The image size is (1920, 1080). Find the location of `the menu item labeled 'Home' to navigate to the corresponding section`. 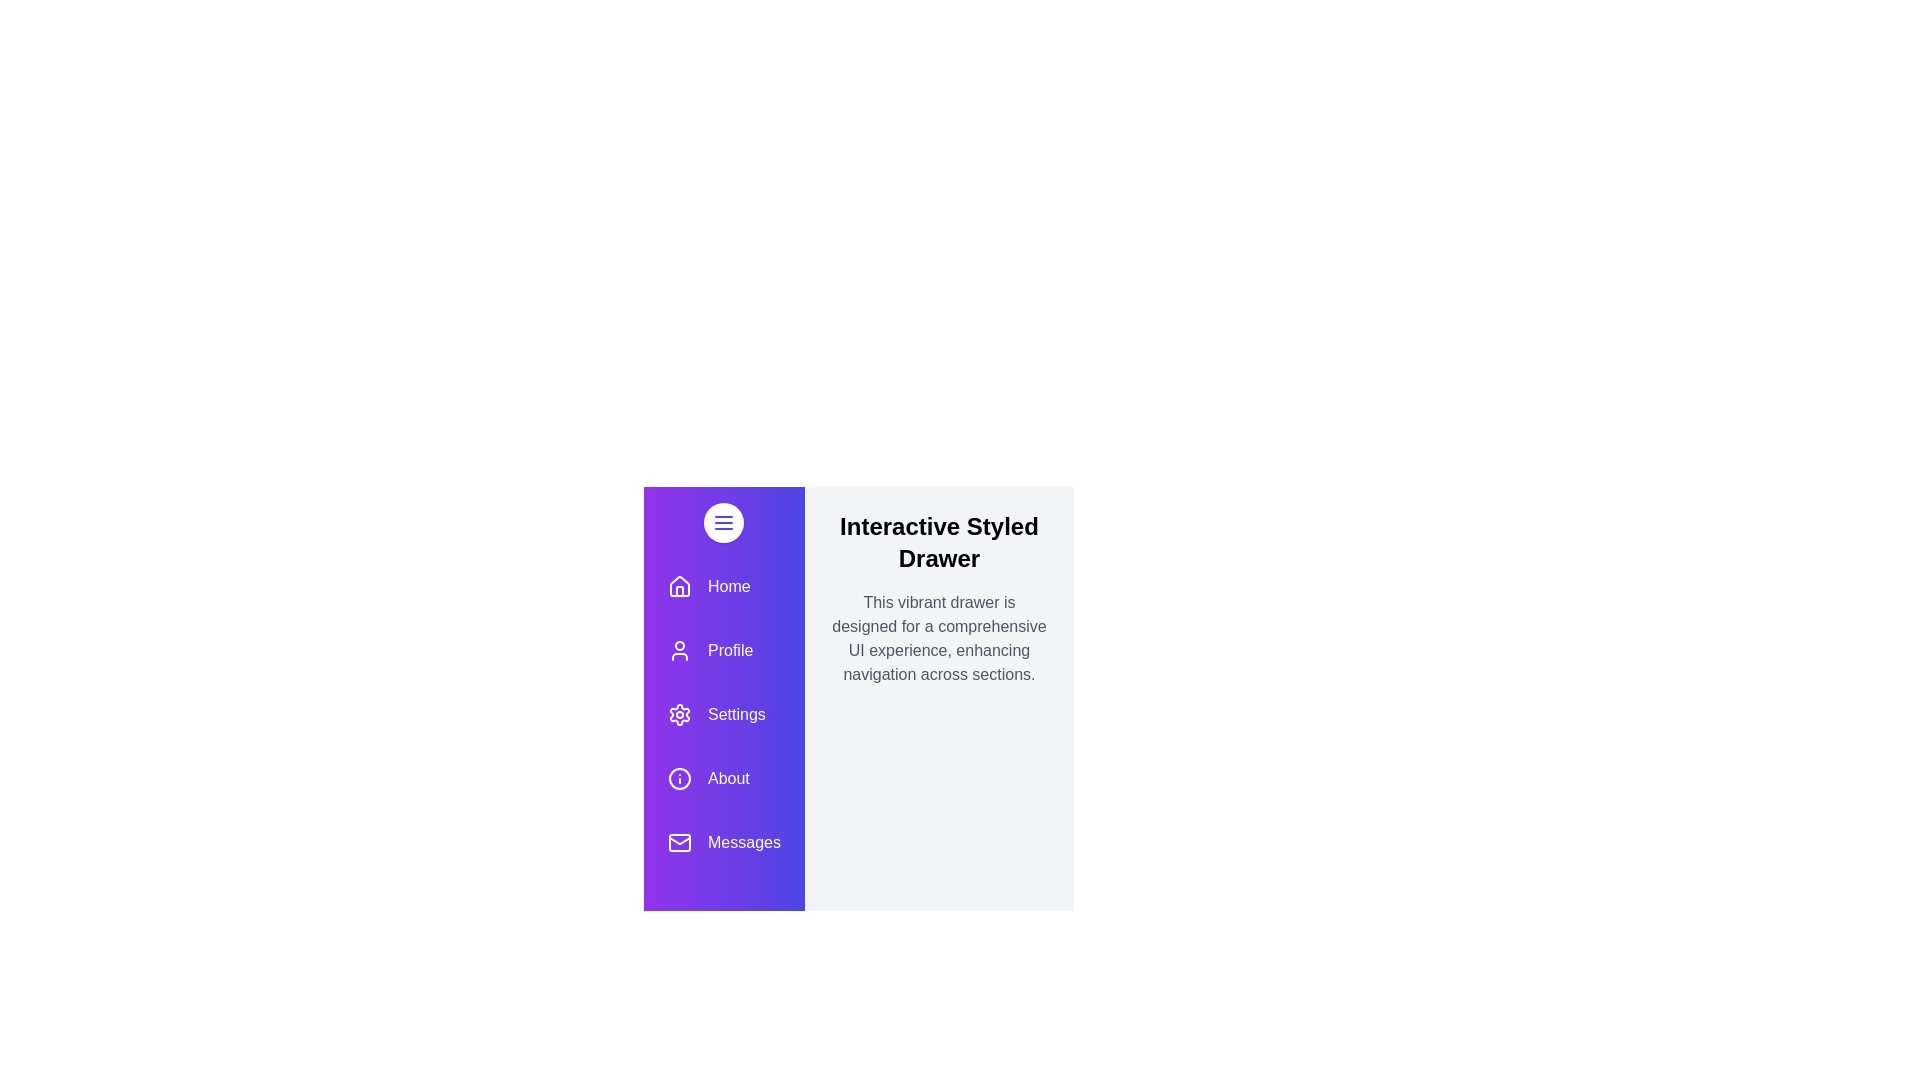

the menu item labeled 'Home' to navigate to the corresponding section is located at coordinates (723, 585).